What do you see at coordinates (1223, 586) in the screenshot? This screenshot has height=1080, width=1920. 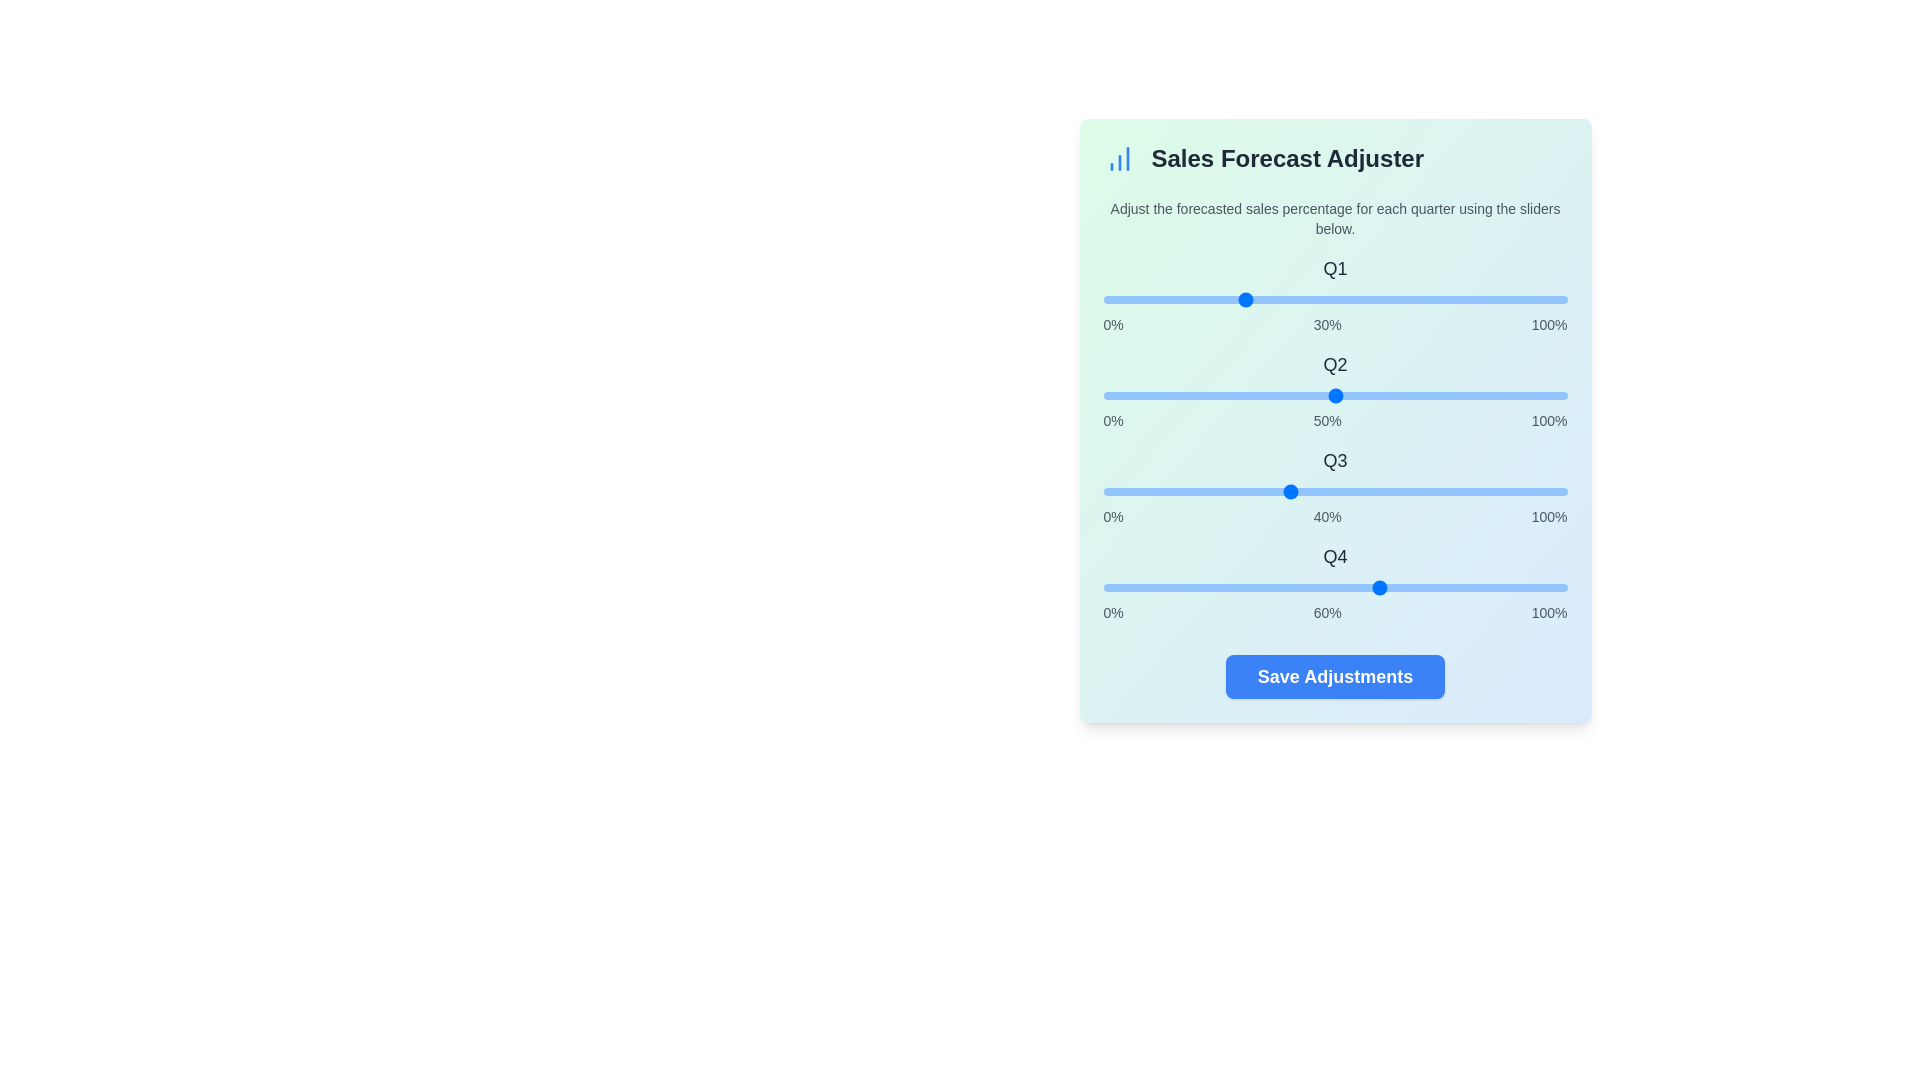 I see `the Q4 slider to 26%` at bounding box center [1223, 586].